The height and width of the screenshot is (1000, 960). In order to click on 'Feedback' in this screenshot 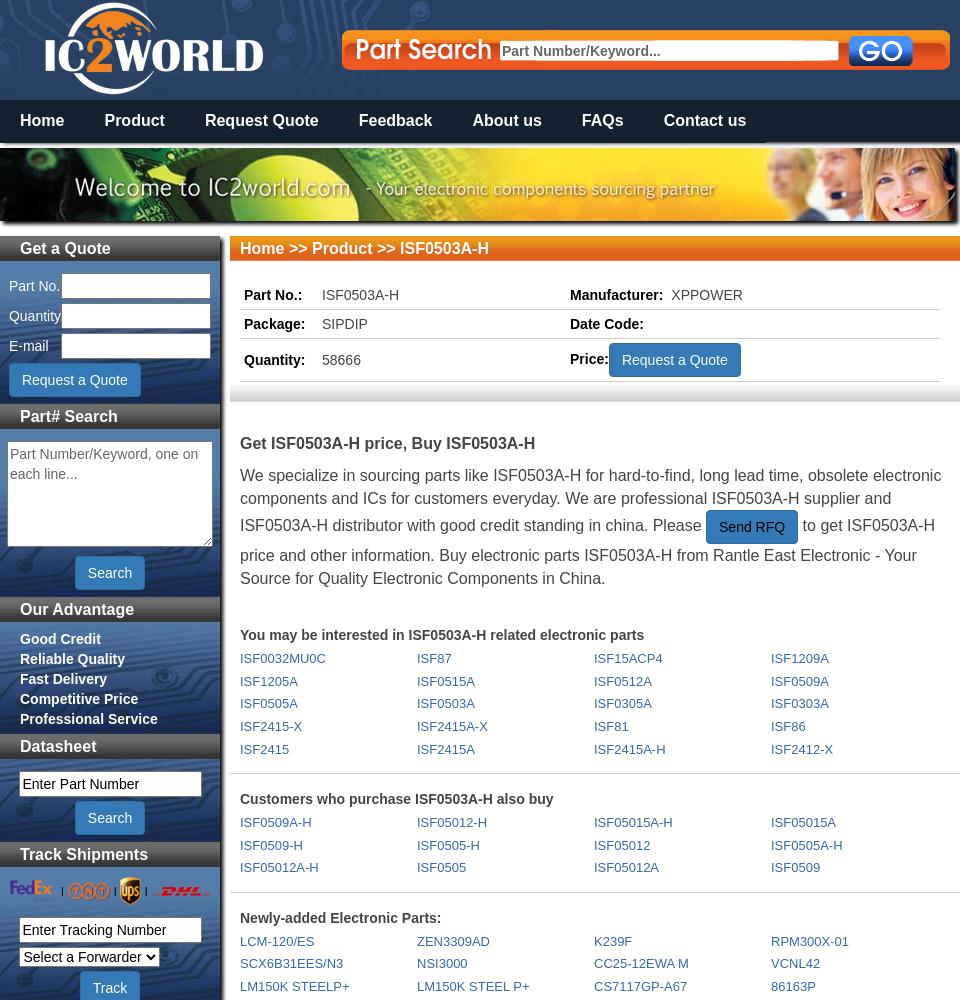, I will do `click(394, 119)`.